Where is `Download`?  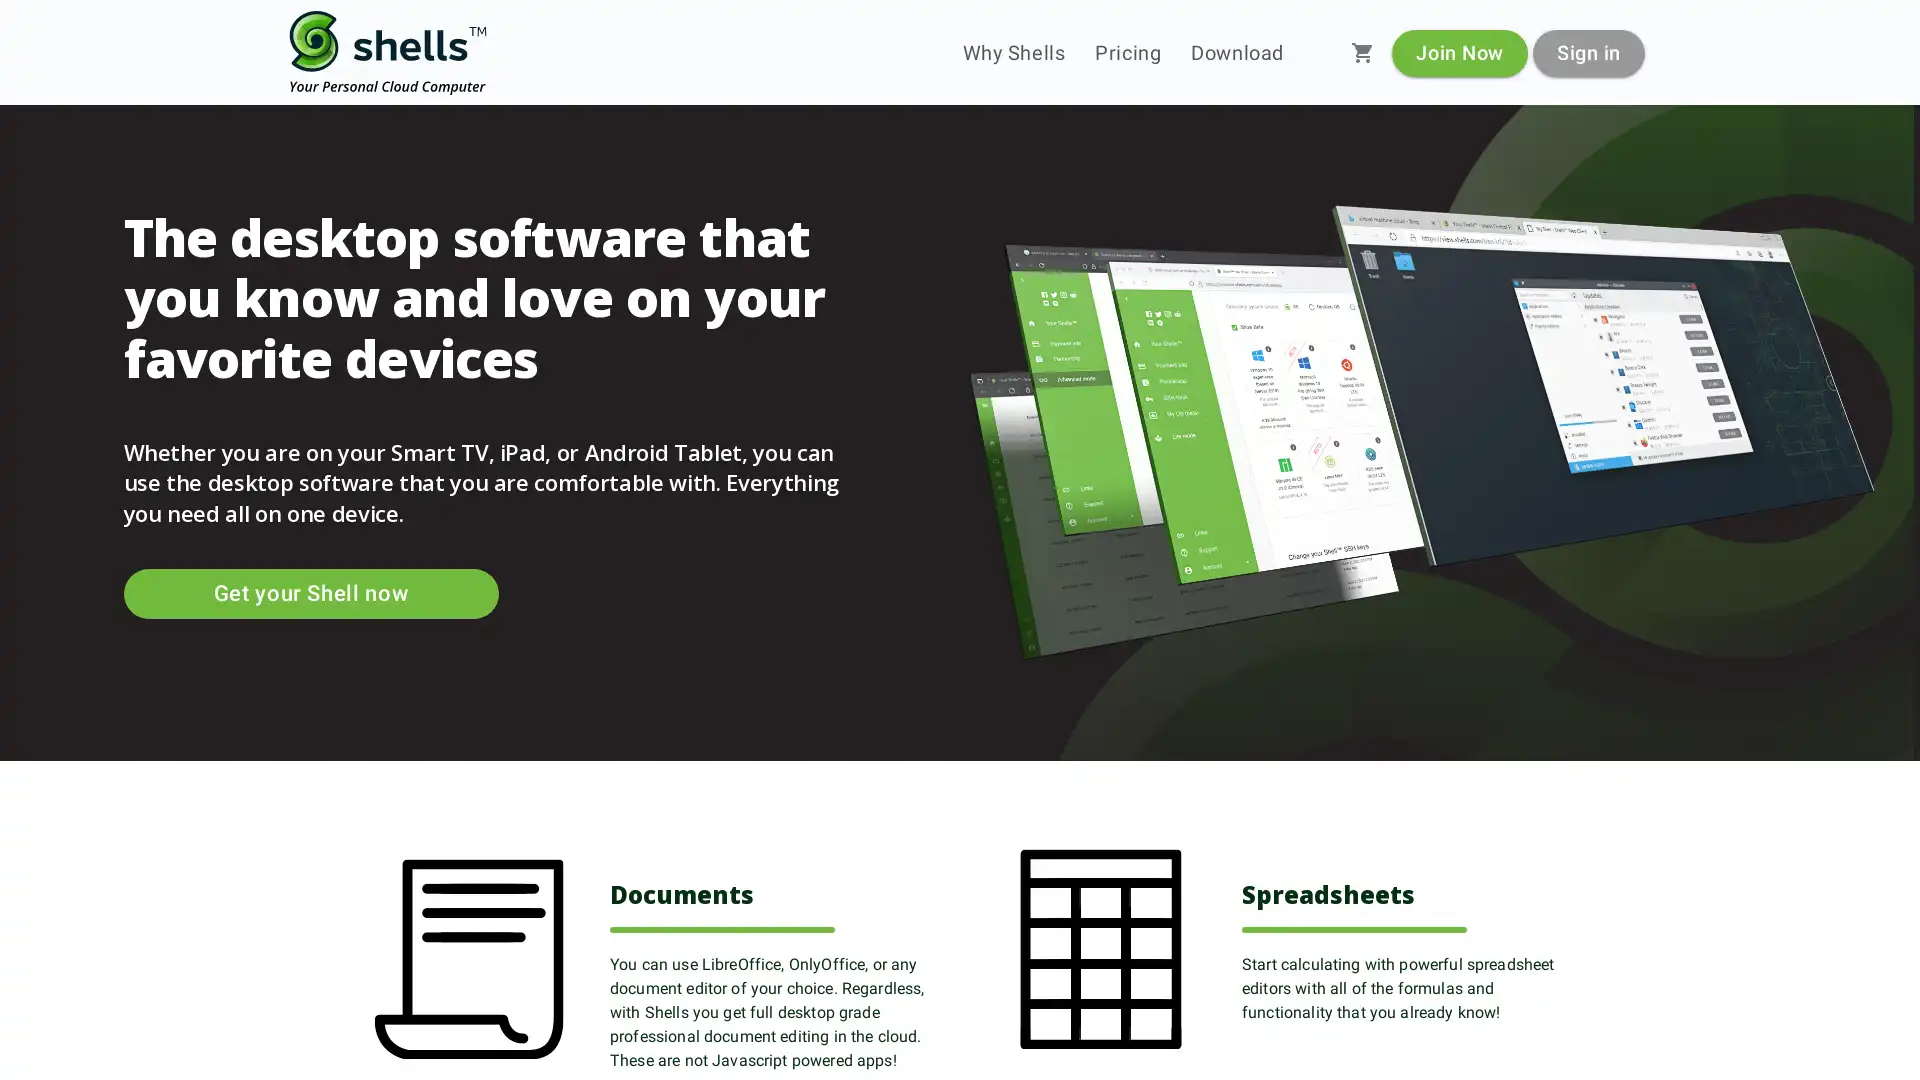 Download is located at coordinates (1236, 52).